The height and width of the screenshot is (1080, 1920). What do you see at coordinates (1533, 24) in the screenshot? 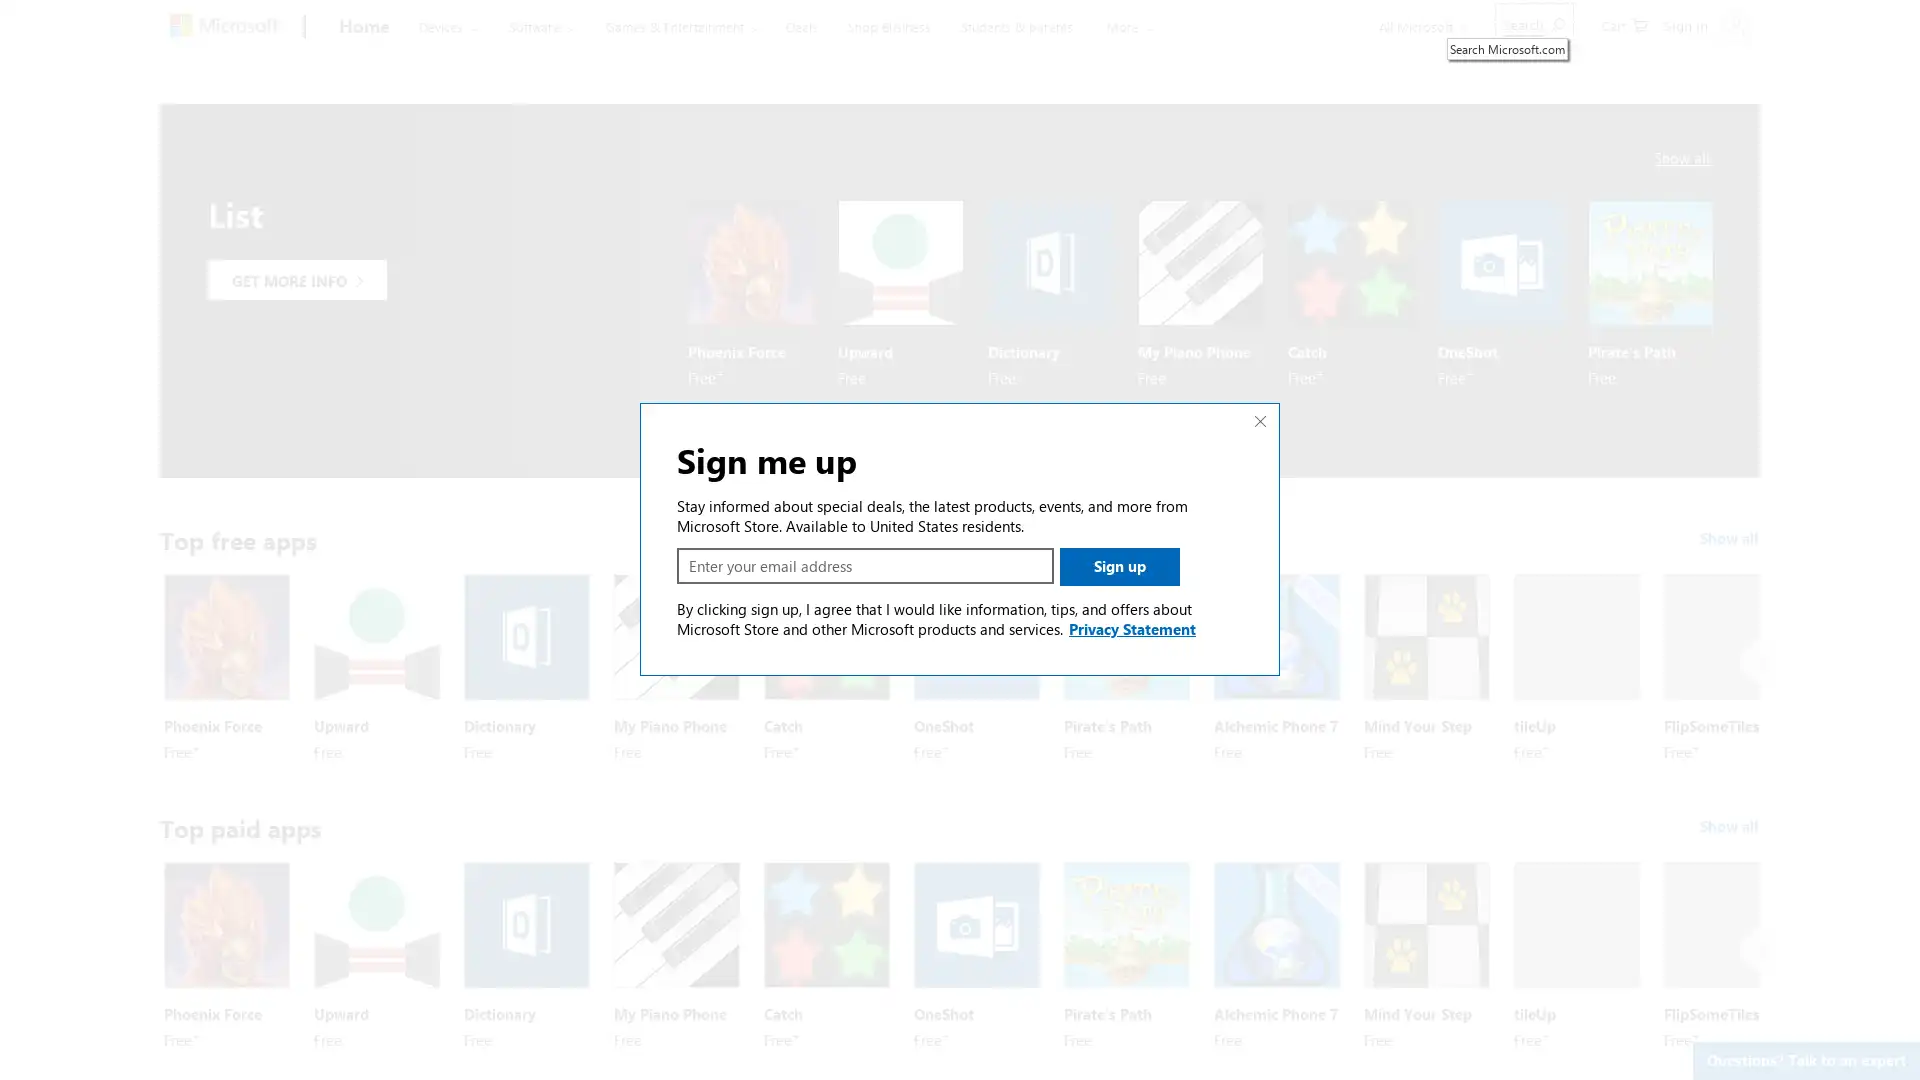
I see `Search Microsoft.com` at bounding box center [1533, 24].